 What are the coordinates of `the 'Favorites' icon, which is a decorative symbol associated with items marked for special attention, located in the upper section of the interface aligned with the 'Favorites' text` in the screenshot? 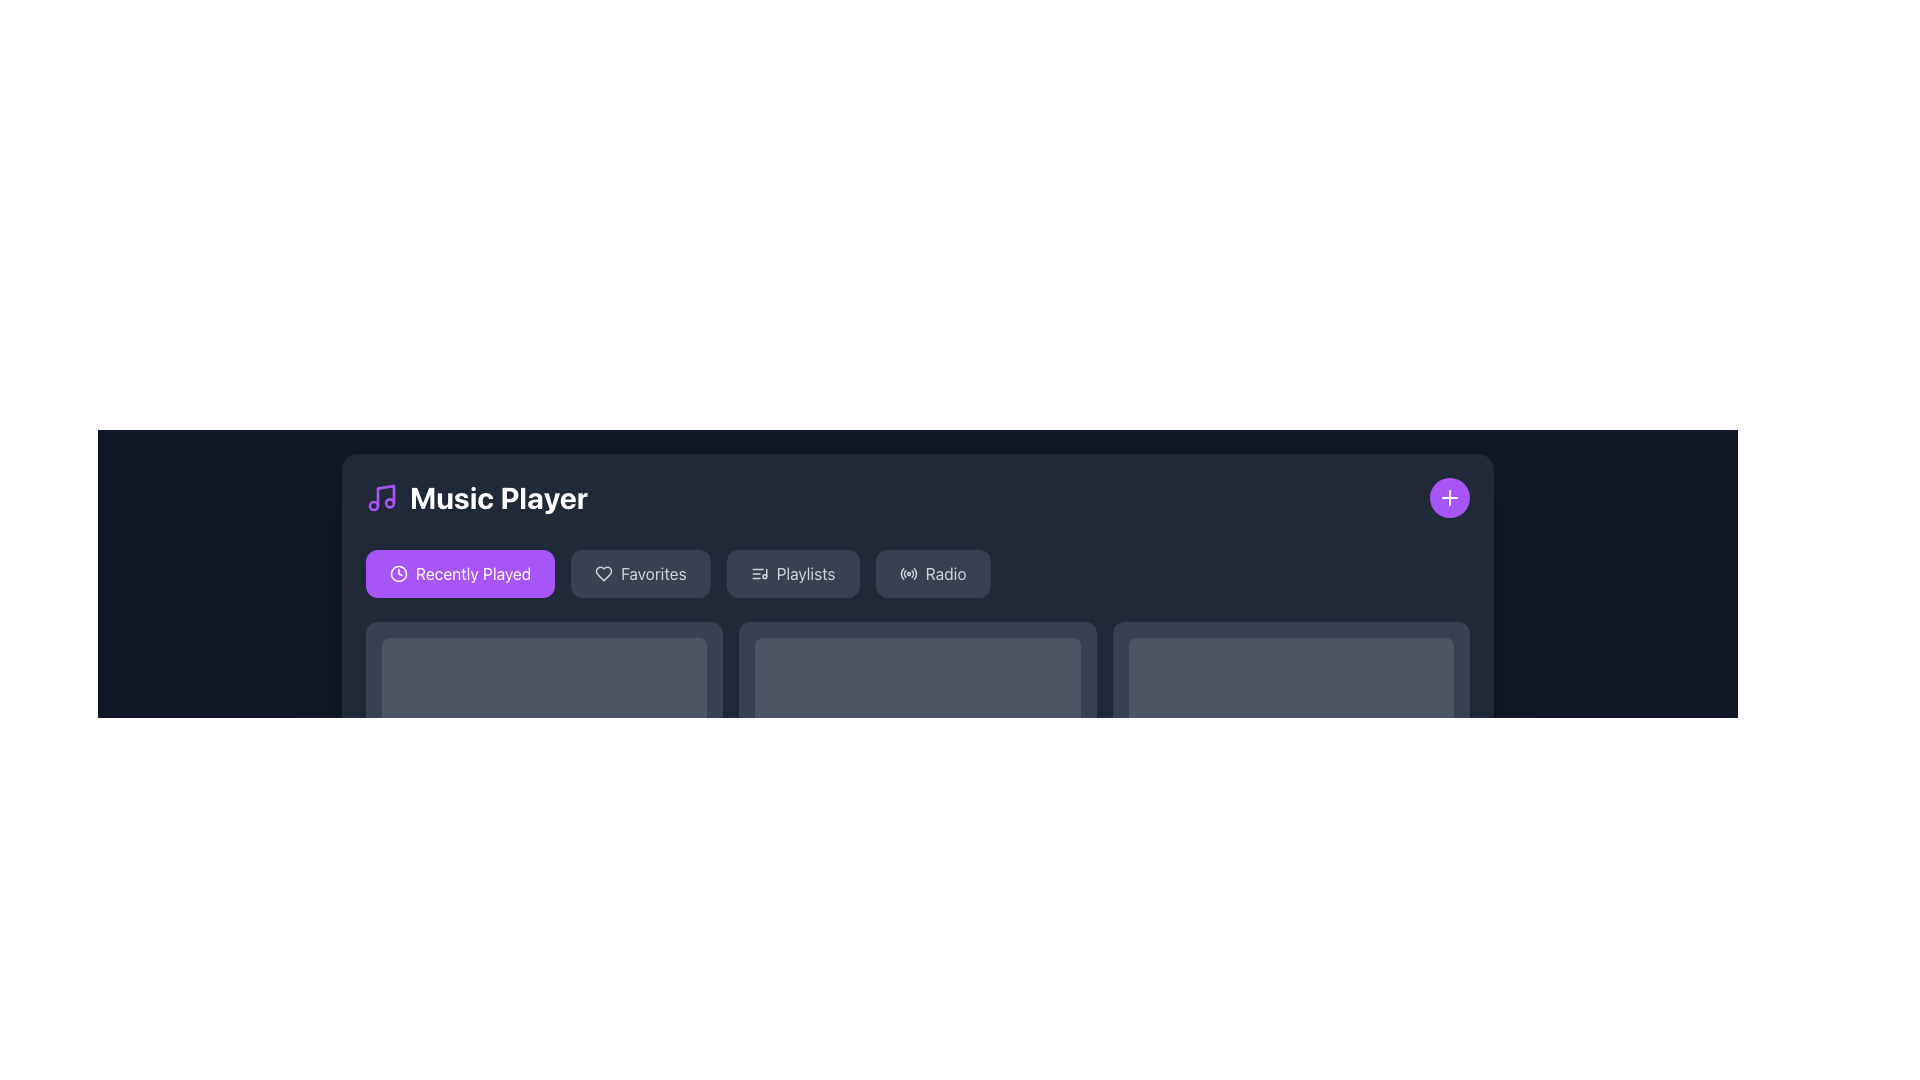 It's located at (603, 574).